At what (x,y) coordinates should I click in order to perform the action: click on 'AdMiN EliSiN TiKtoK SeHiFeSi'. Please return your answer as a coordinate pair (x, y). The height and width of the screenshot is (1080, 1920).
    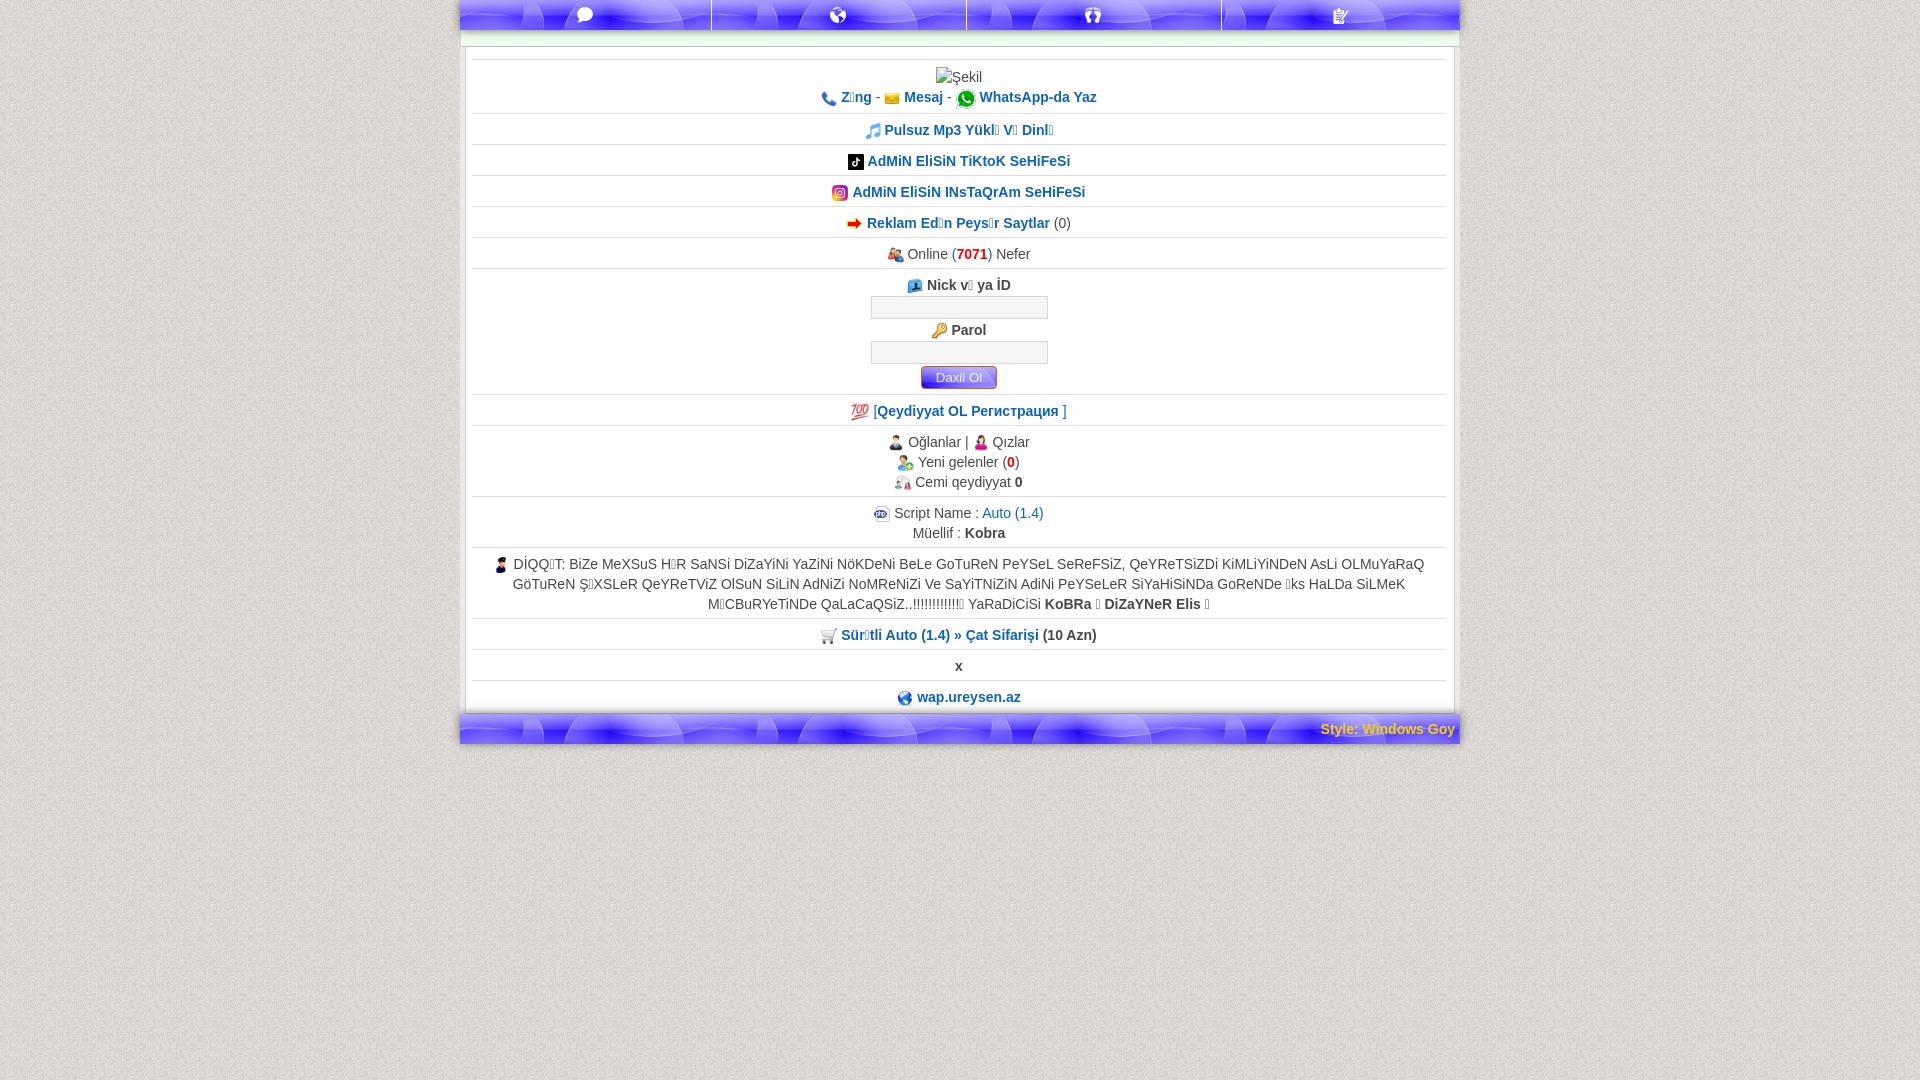
    Looking at the image, I should click on (969, 160).